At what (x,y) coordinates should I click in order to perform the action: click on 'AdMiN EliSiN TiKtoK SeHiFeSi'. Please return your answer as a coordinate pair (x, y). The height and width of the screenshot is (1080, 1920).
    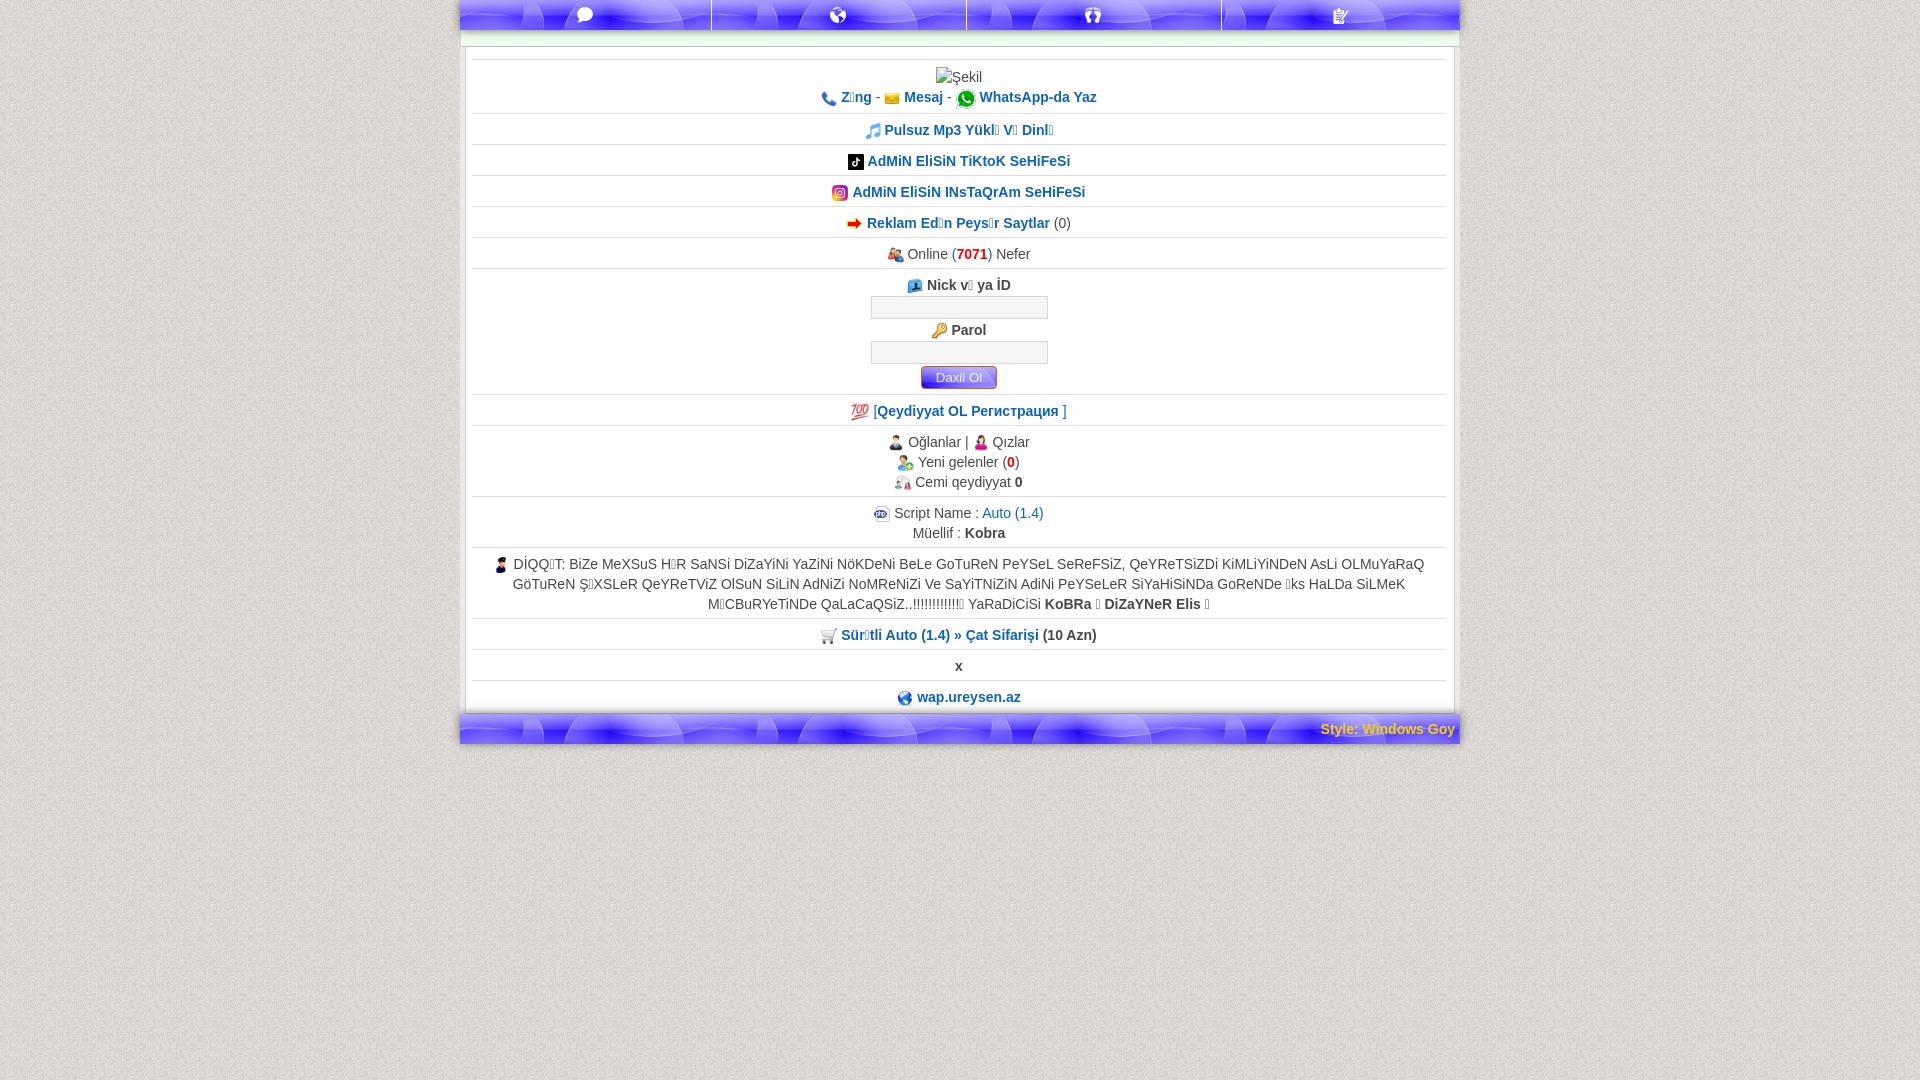
    Looking at the image, I should click on (969, 160).